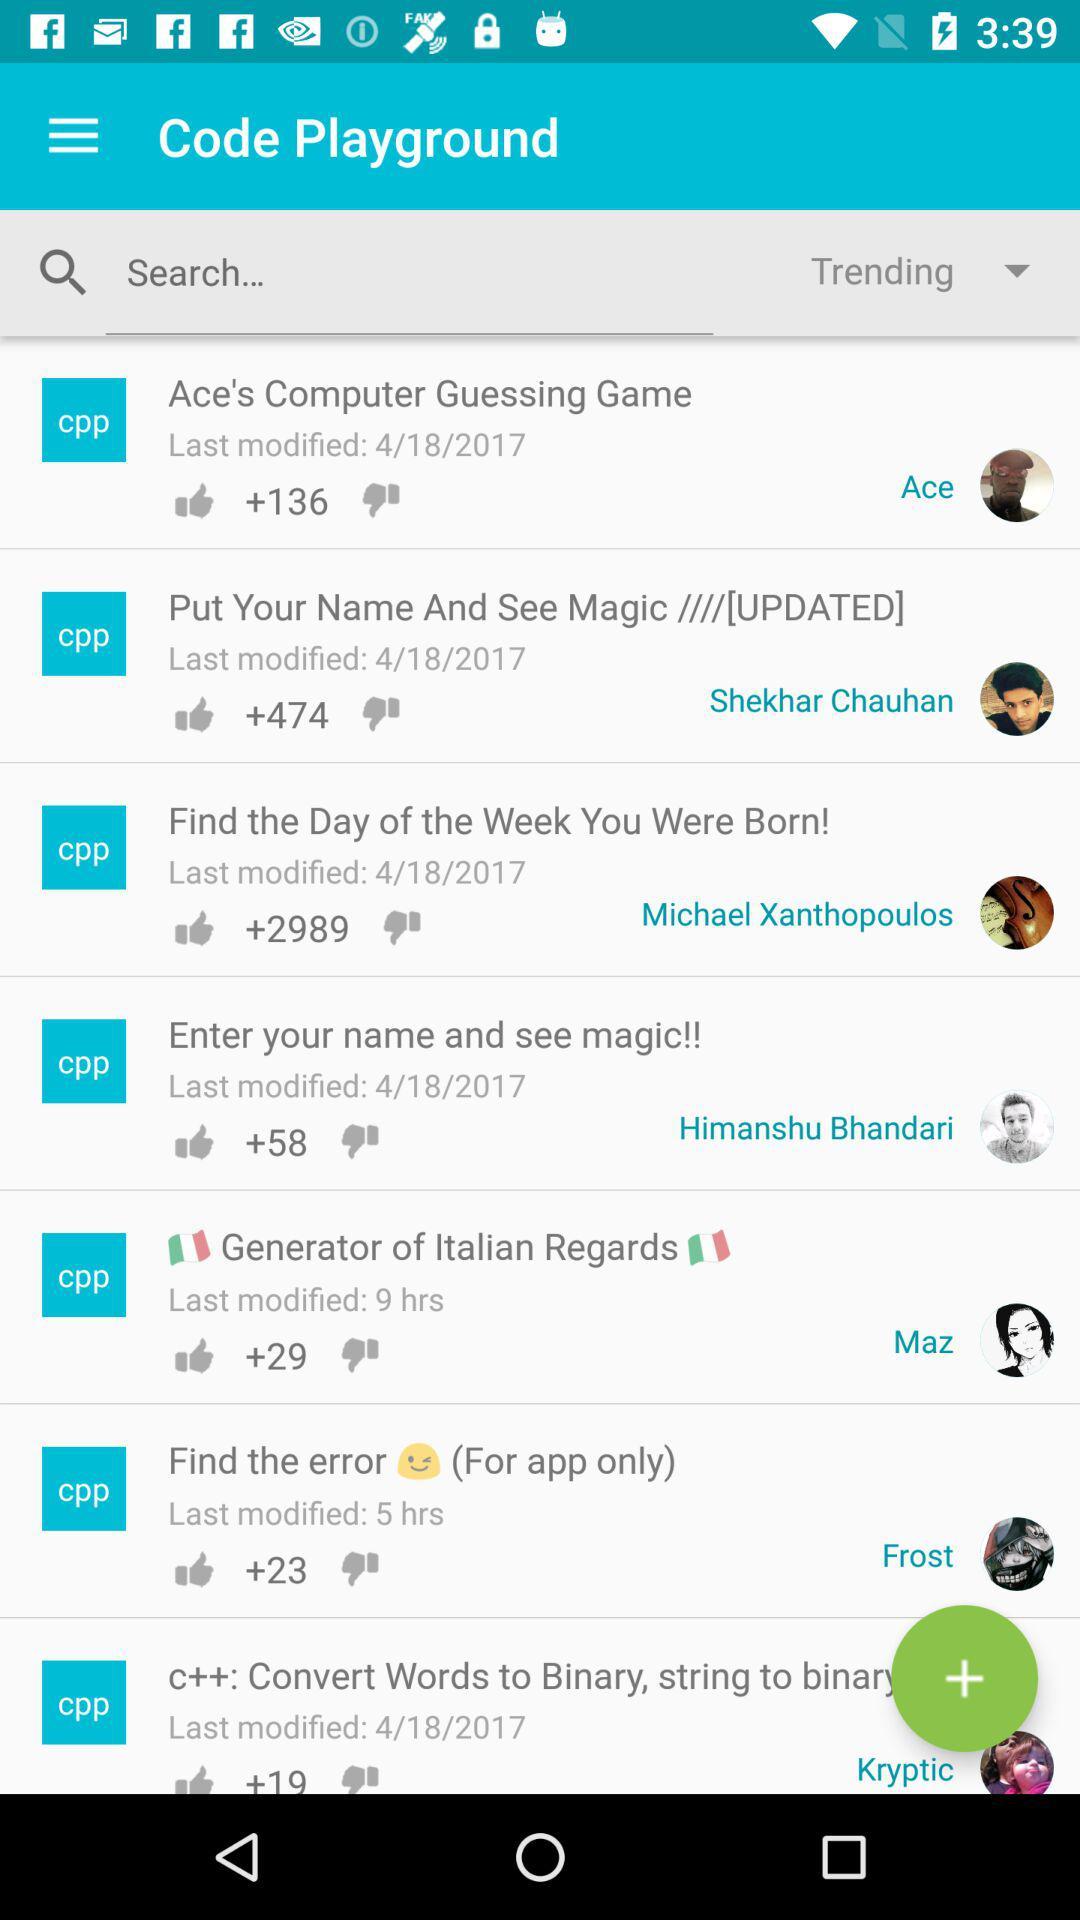 The image size is (1080, 1920). Describe the element at coordinates (963, 1678) in the screenshot. I see `code` at that location.